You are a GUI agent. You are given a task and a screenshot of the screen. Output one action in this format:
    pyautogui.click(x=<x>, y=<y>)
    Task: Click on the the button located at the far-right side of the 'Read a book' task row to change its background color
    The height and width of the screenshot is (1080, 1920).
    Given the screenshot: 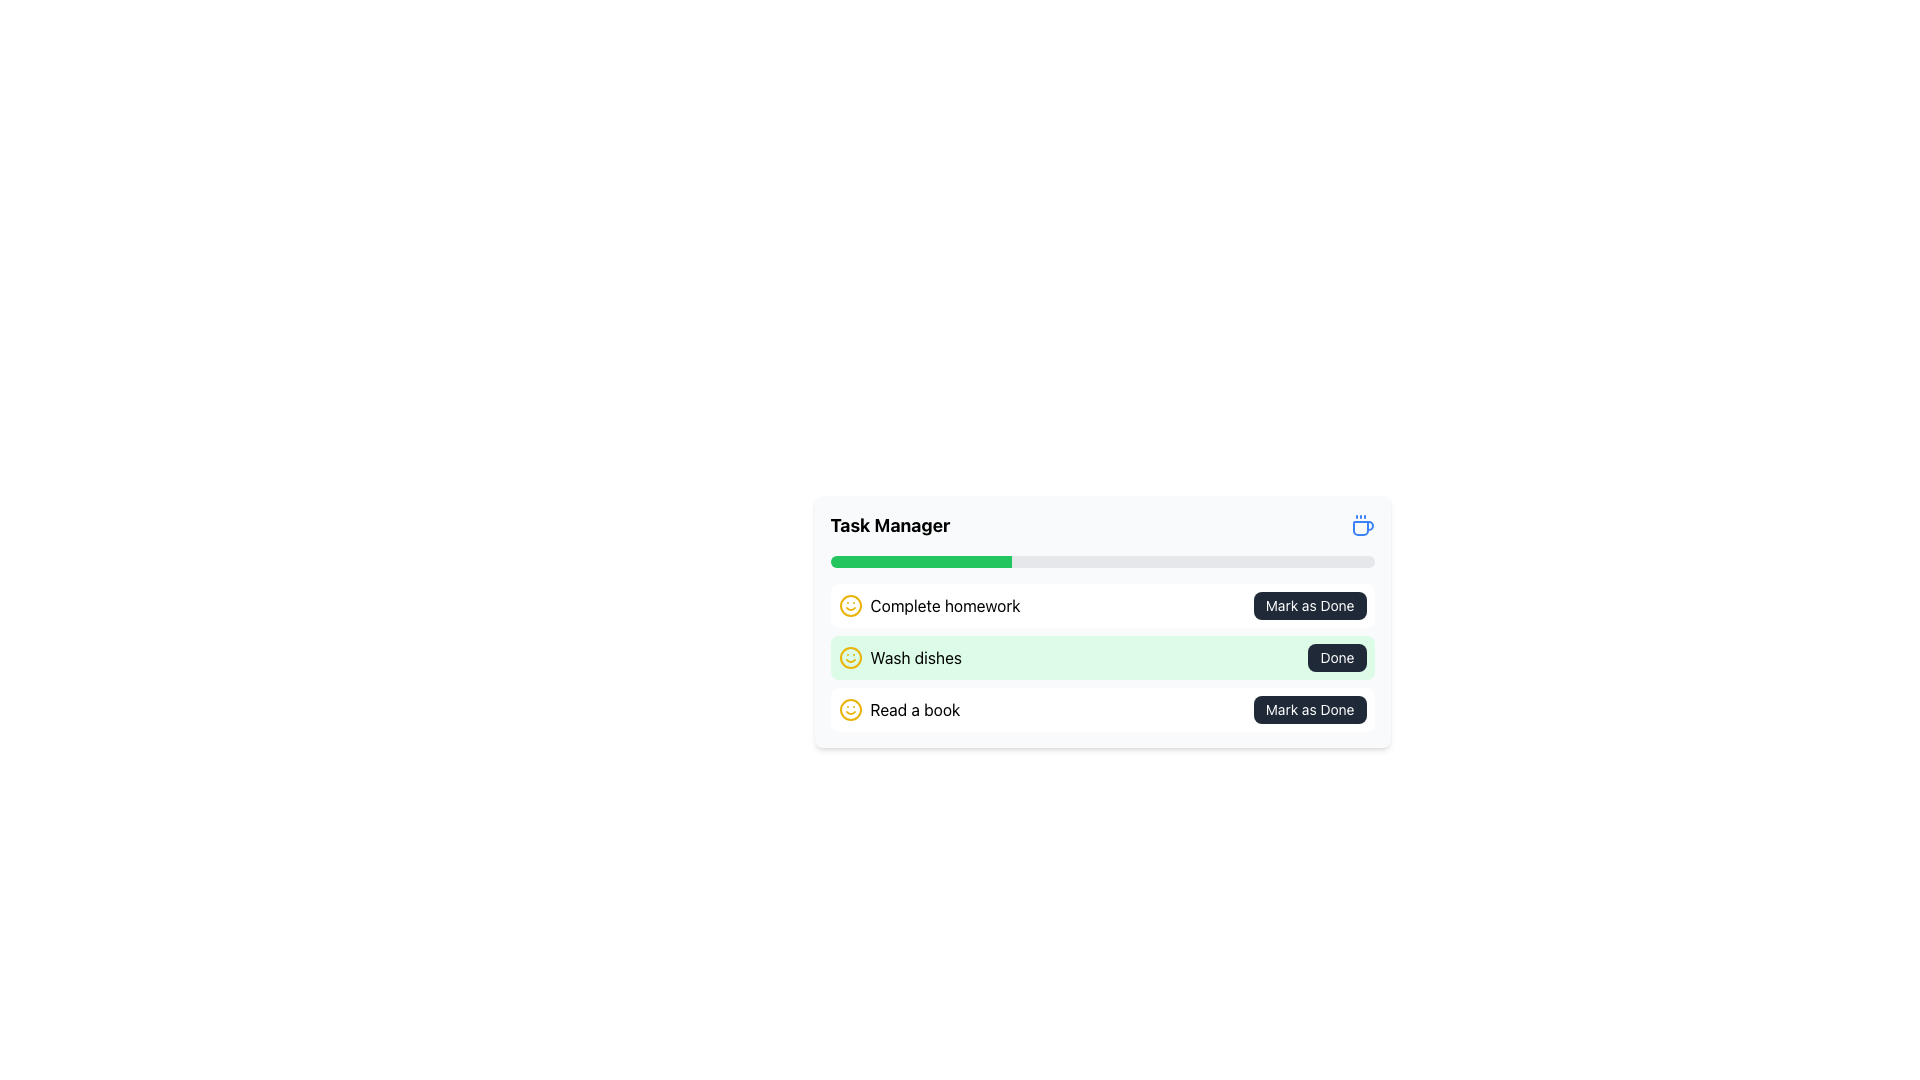 What is the action you would take?
    pyautogui.click(x=1310, y=708)
    